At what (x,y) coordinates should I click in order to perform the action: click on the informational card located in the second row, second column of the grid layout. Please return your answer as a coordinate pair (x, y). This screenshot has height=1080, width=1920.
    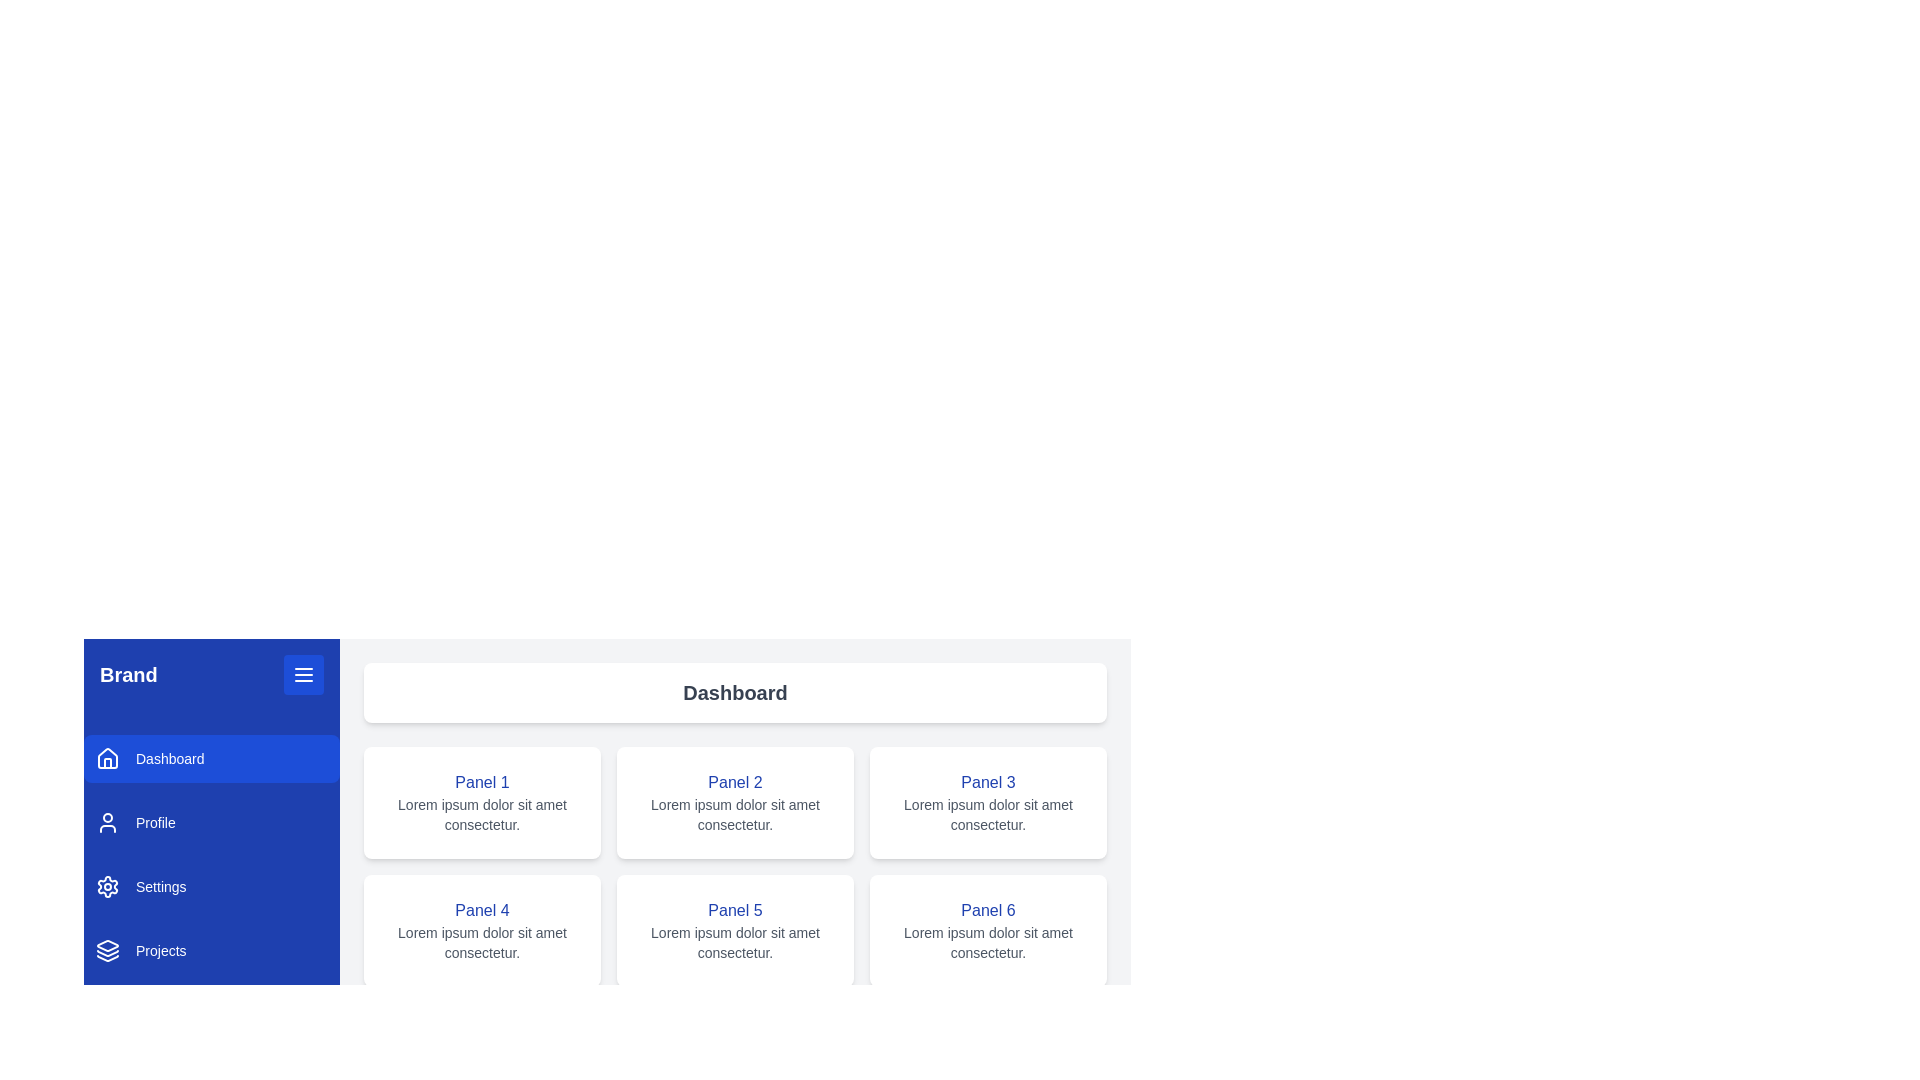
    Looking at the image, I should click on (734, 930).